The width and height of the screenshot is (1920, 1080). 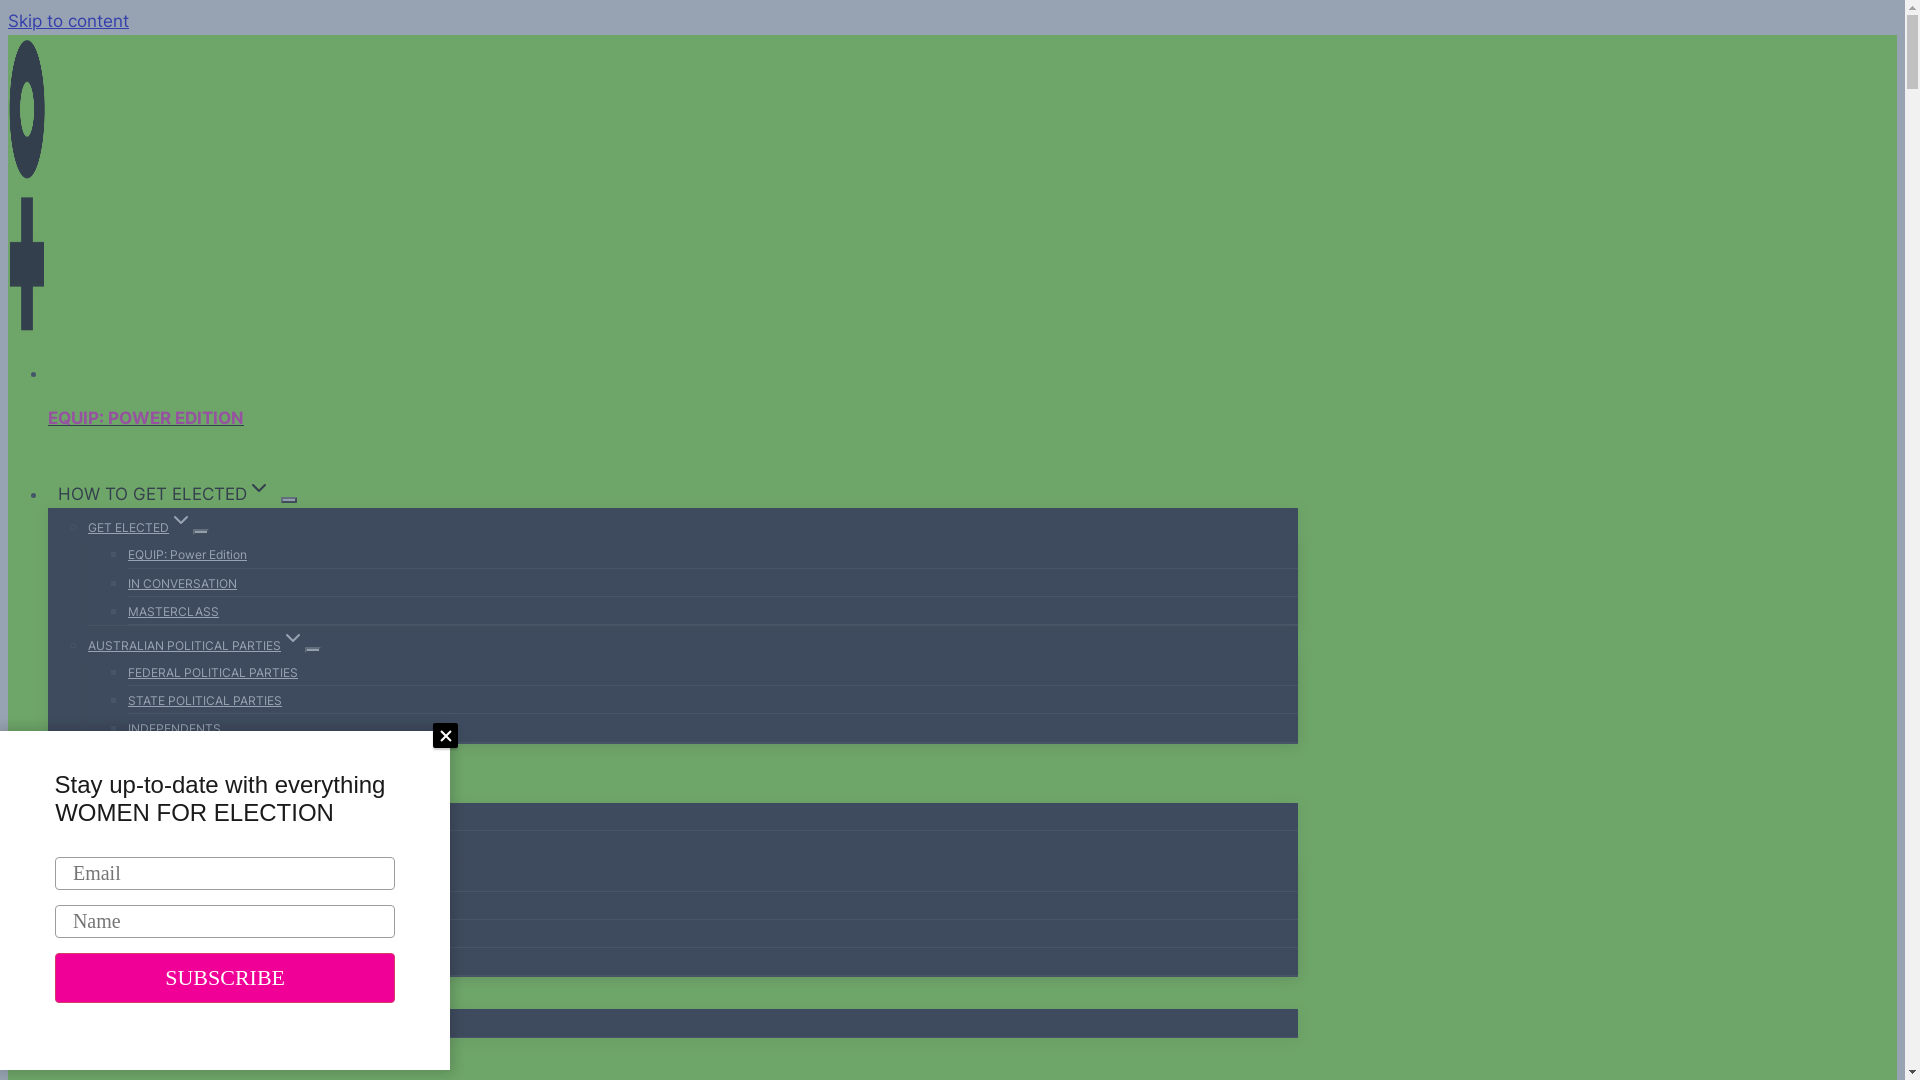 I want to click on 'FOUNDER', so click(x=156, y=934).